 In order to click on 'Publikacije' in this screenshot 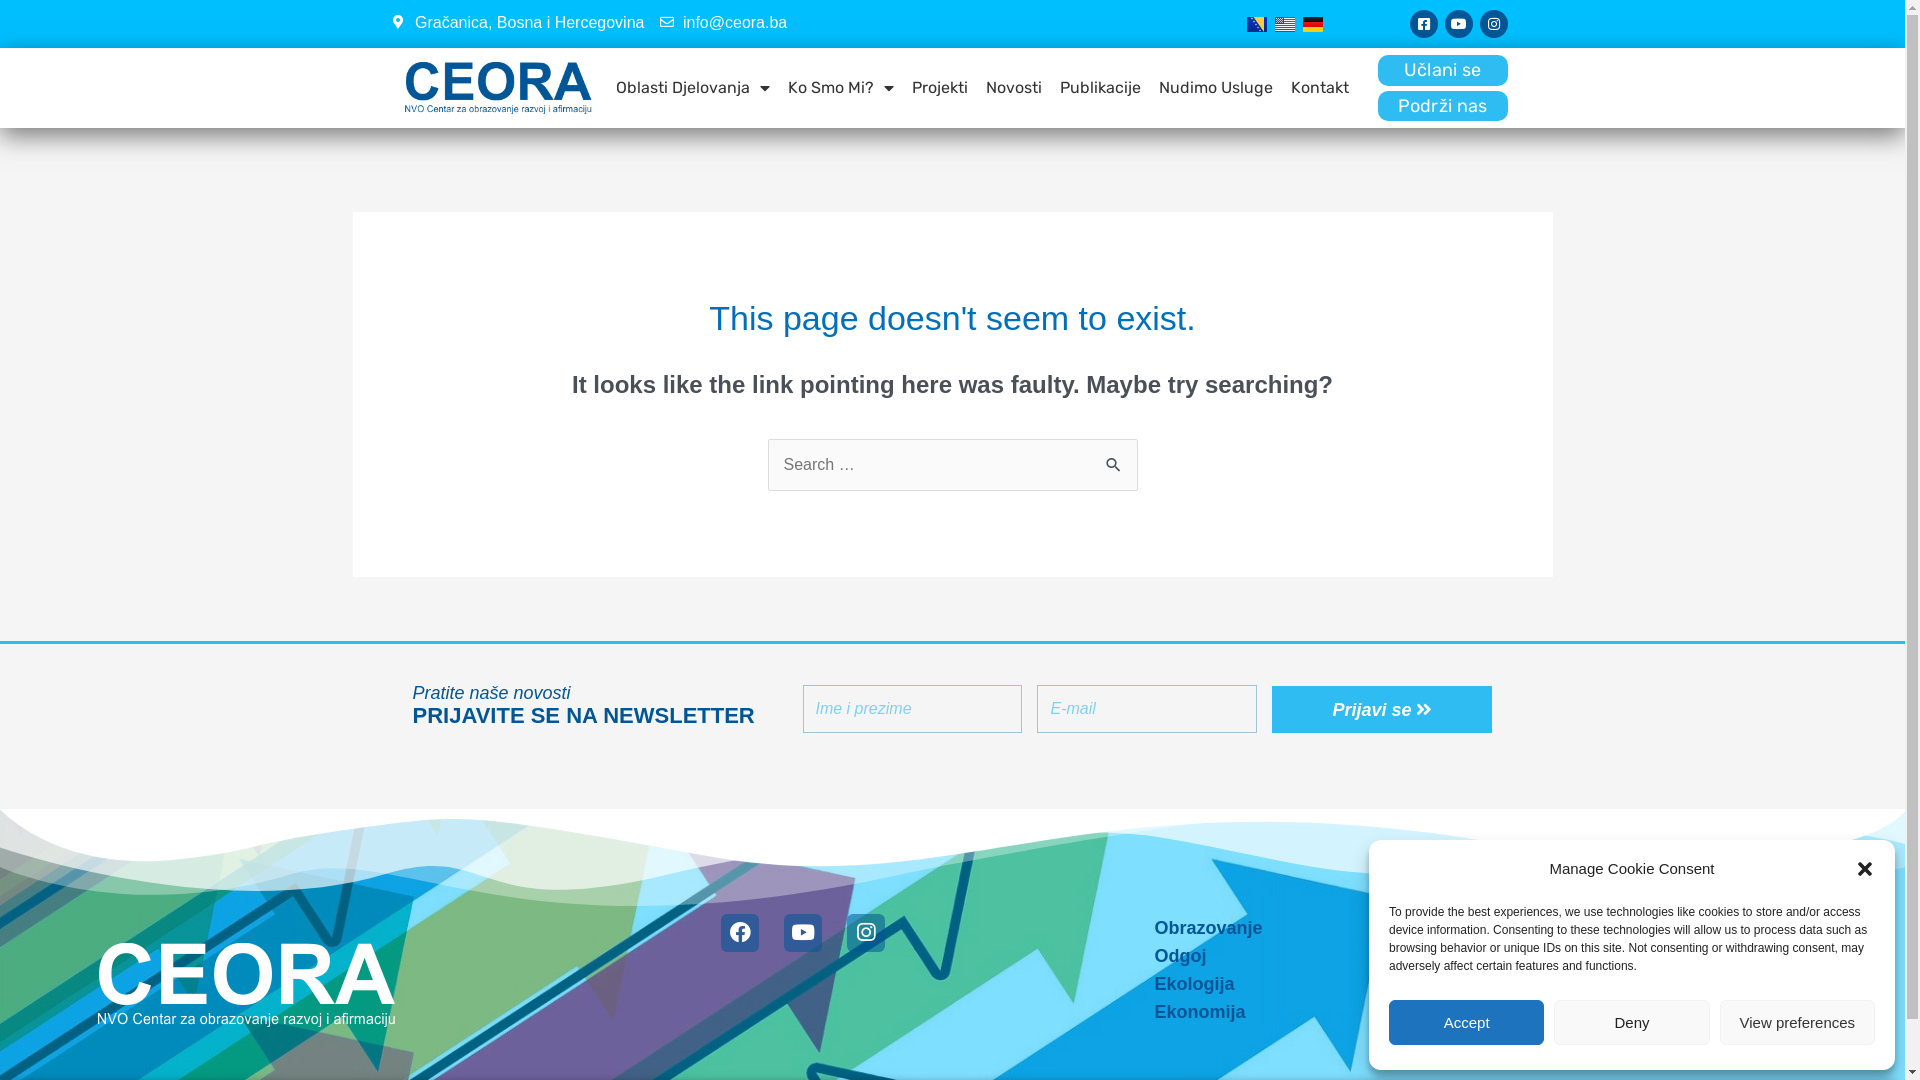, I will do `click(1099, 87)`.